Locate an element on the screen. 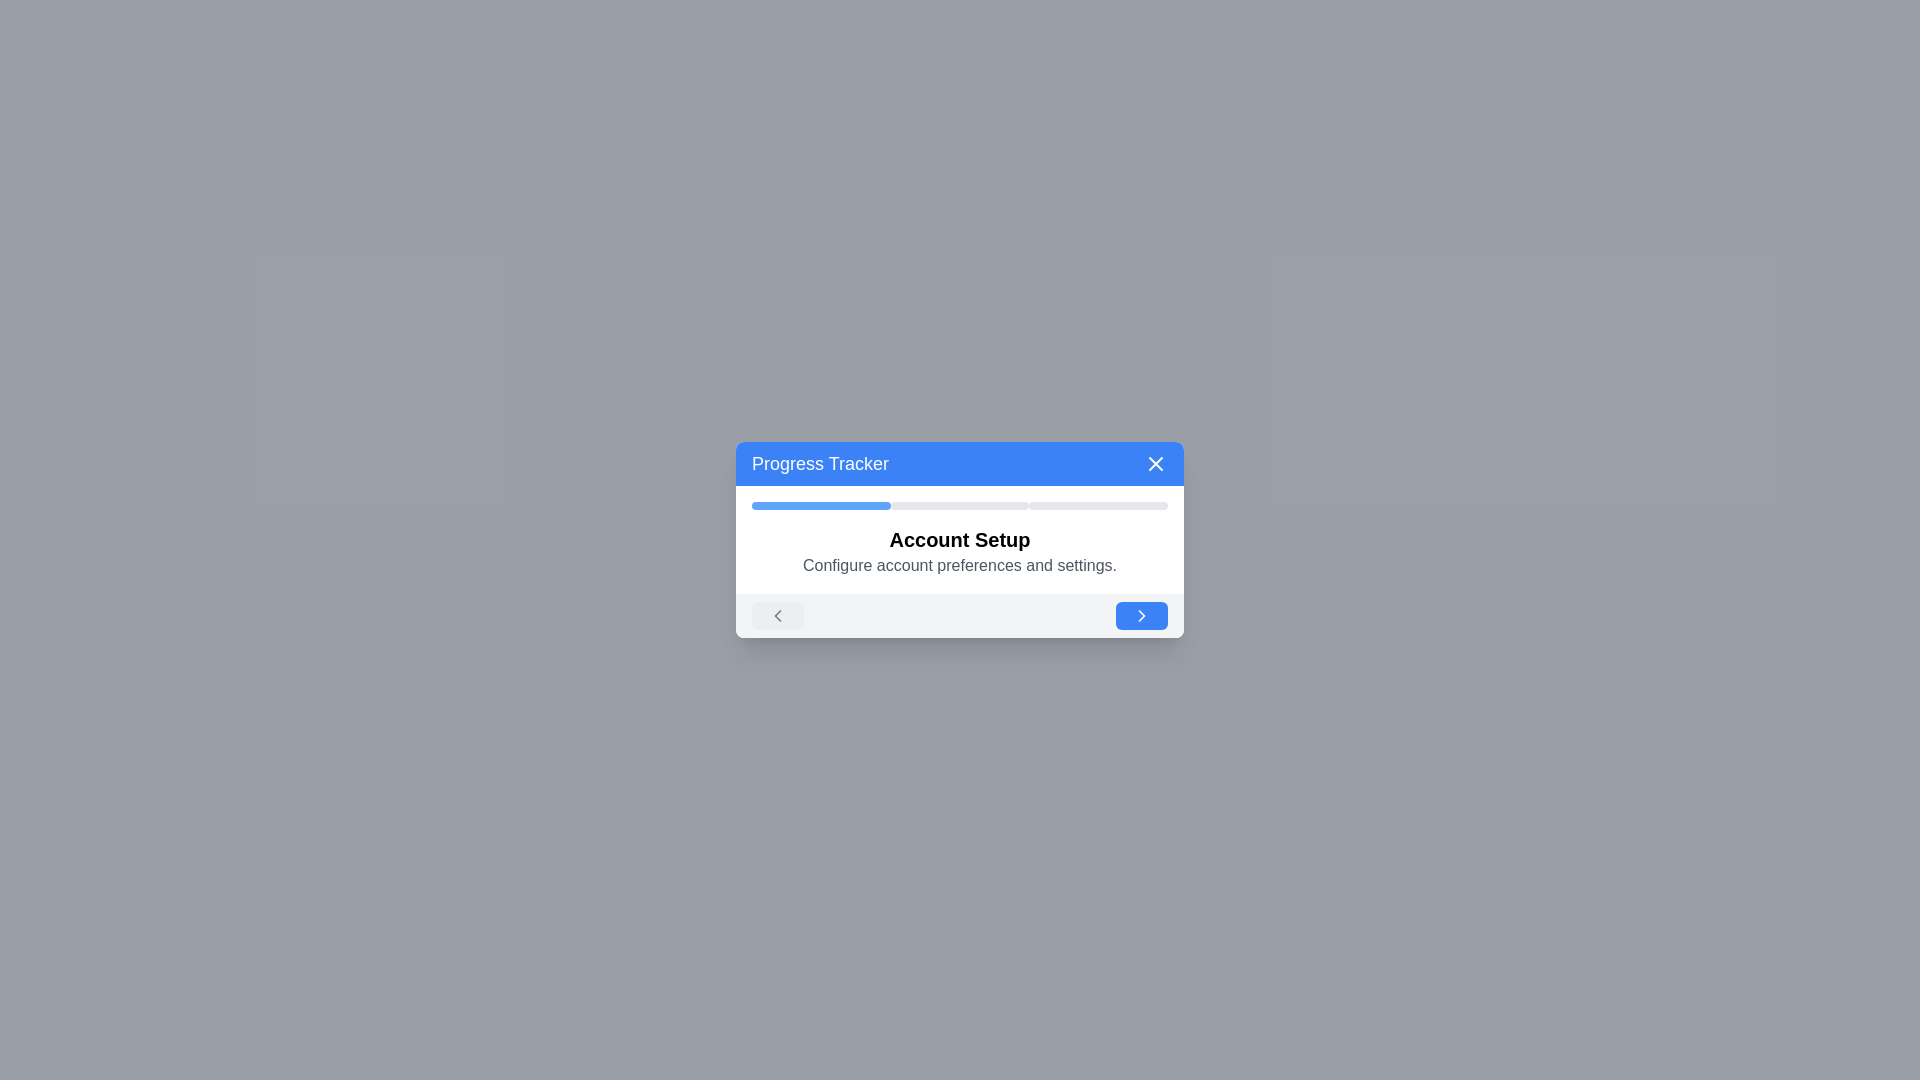  the close button icon located in the top right corner of the blue title bar is located at coordinates (1156, 463).